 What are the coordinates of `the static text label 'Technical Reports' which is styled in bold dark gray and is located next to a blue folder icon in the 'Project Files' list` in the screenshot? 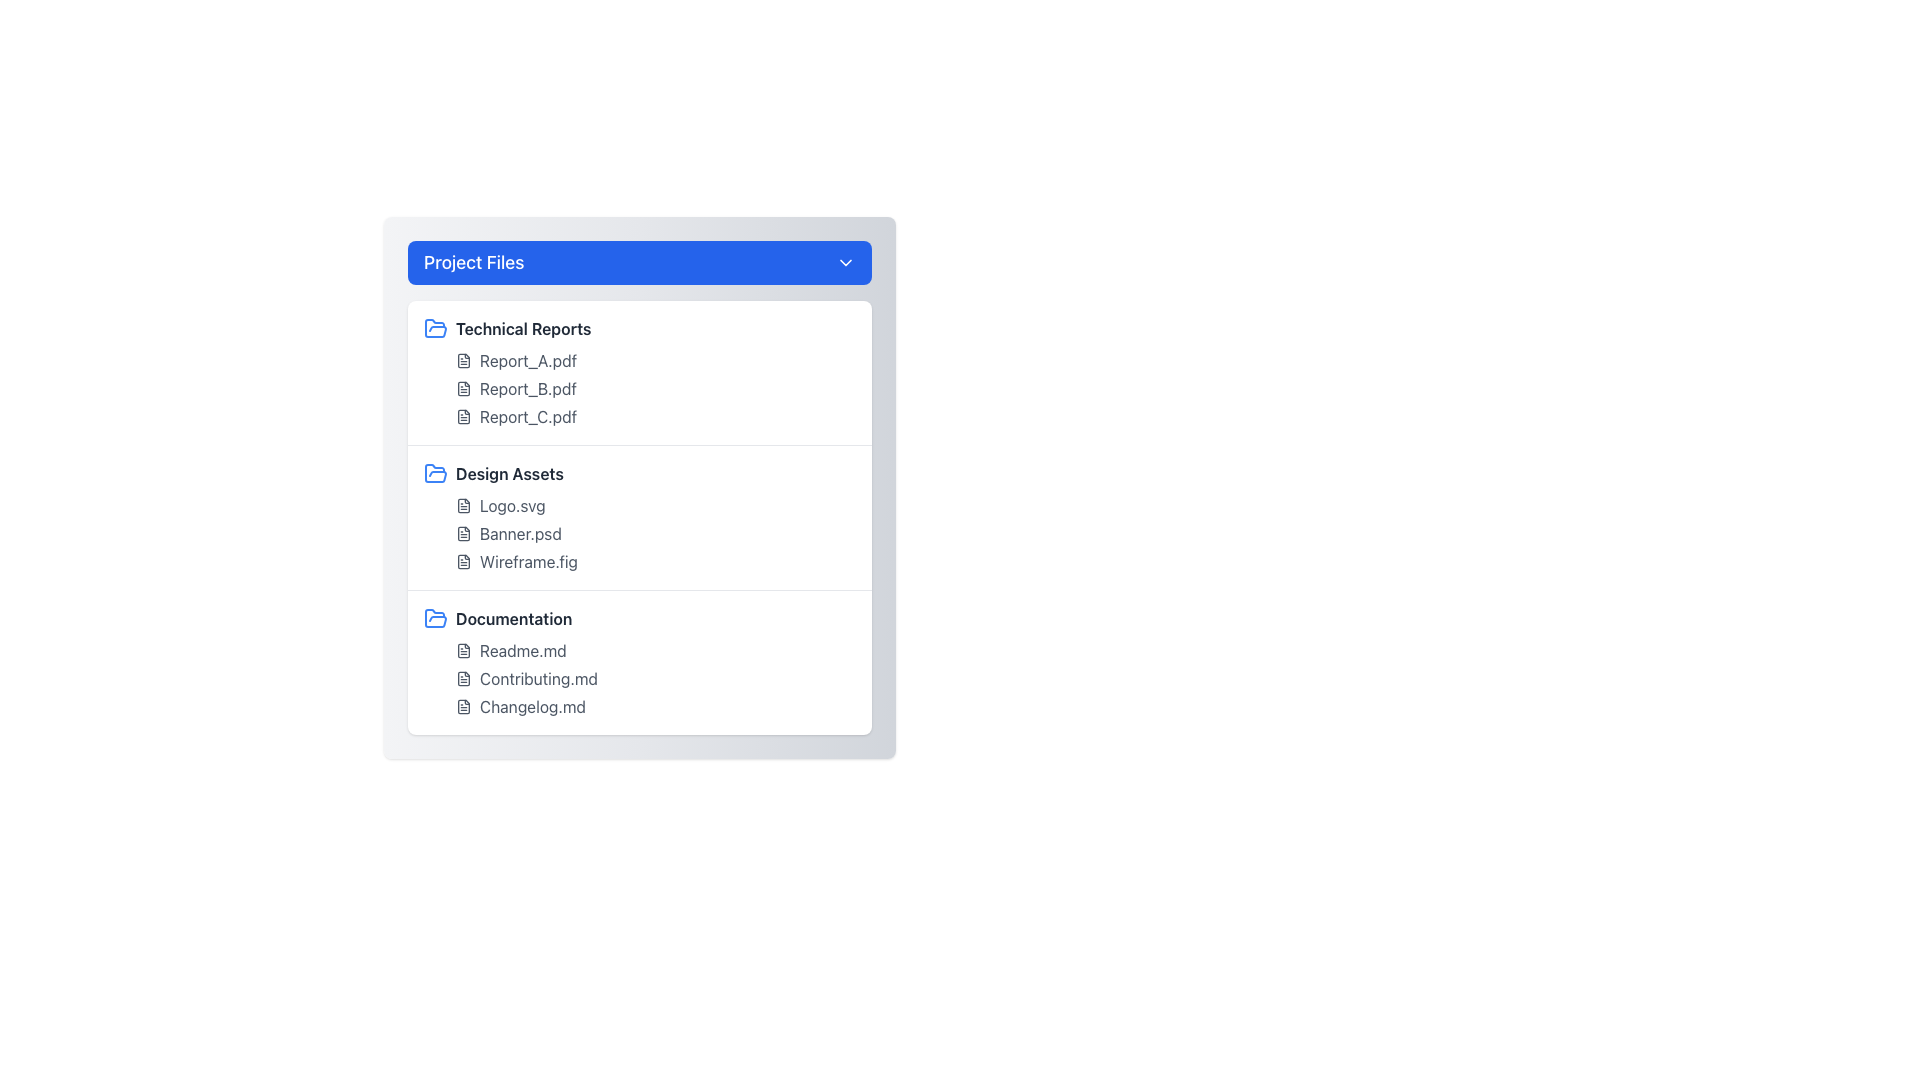 It's located at (523, 327).